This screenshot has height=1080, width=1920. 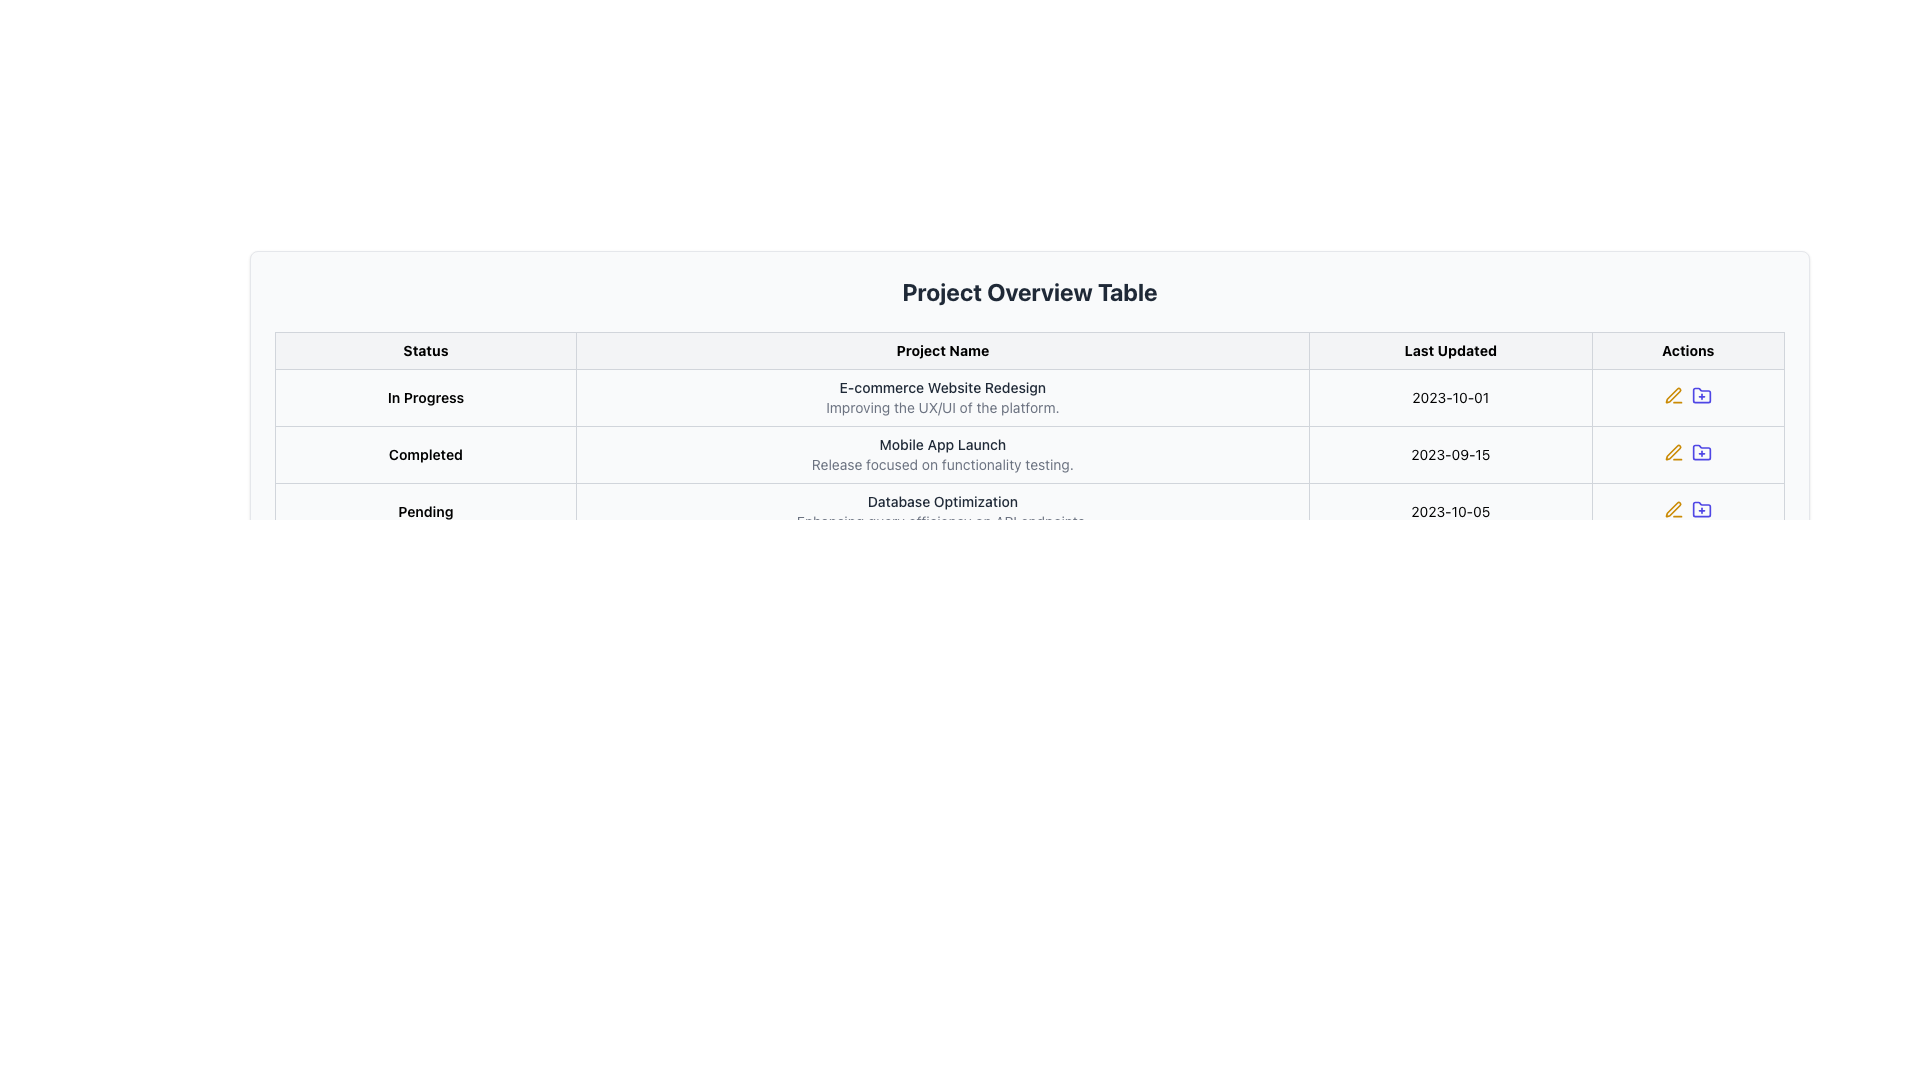 What do you see at coordinates (1030, 397) in the screenshot?
I see `the first row of the project overview table to change its background color` at bounding box center [1030, 397].